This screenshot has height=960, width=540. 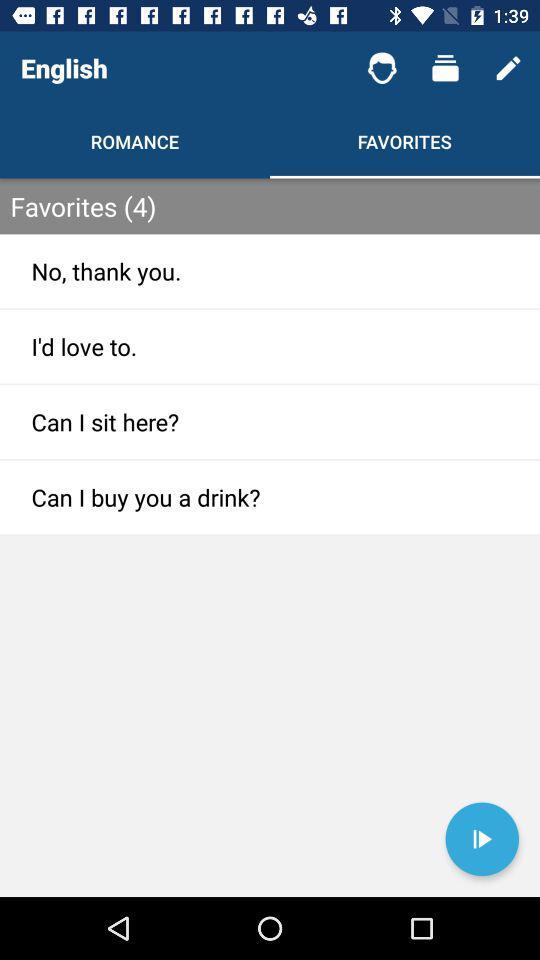 What do you see at coordinates (481, 839) in the screenshot?
I see `audio` at bounding box center [481, 839].